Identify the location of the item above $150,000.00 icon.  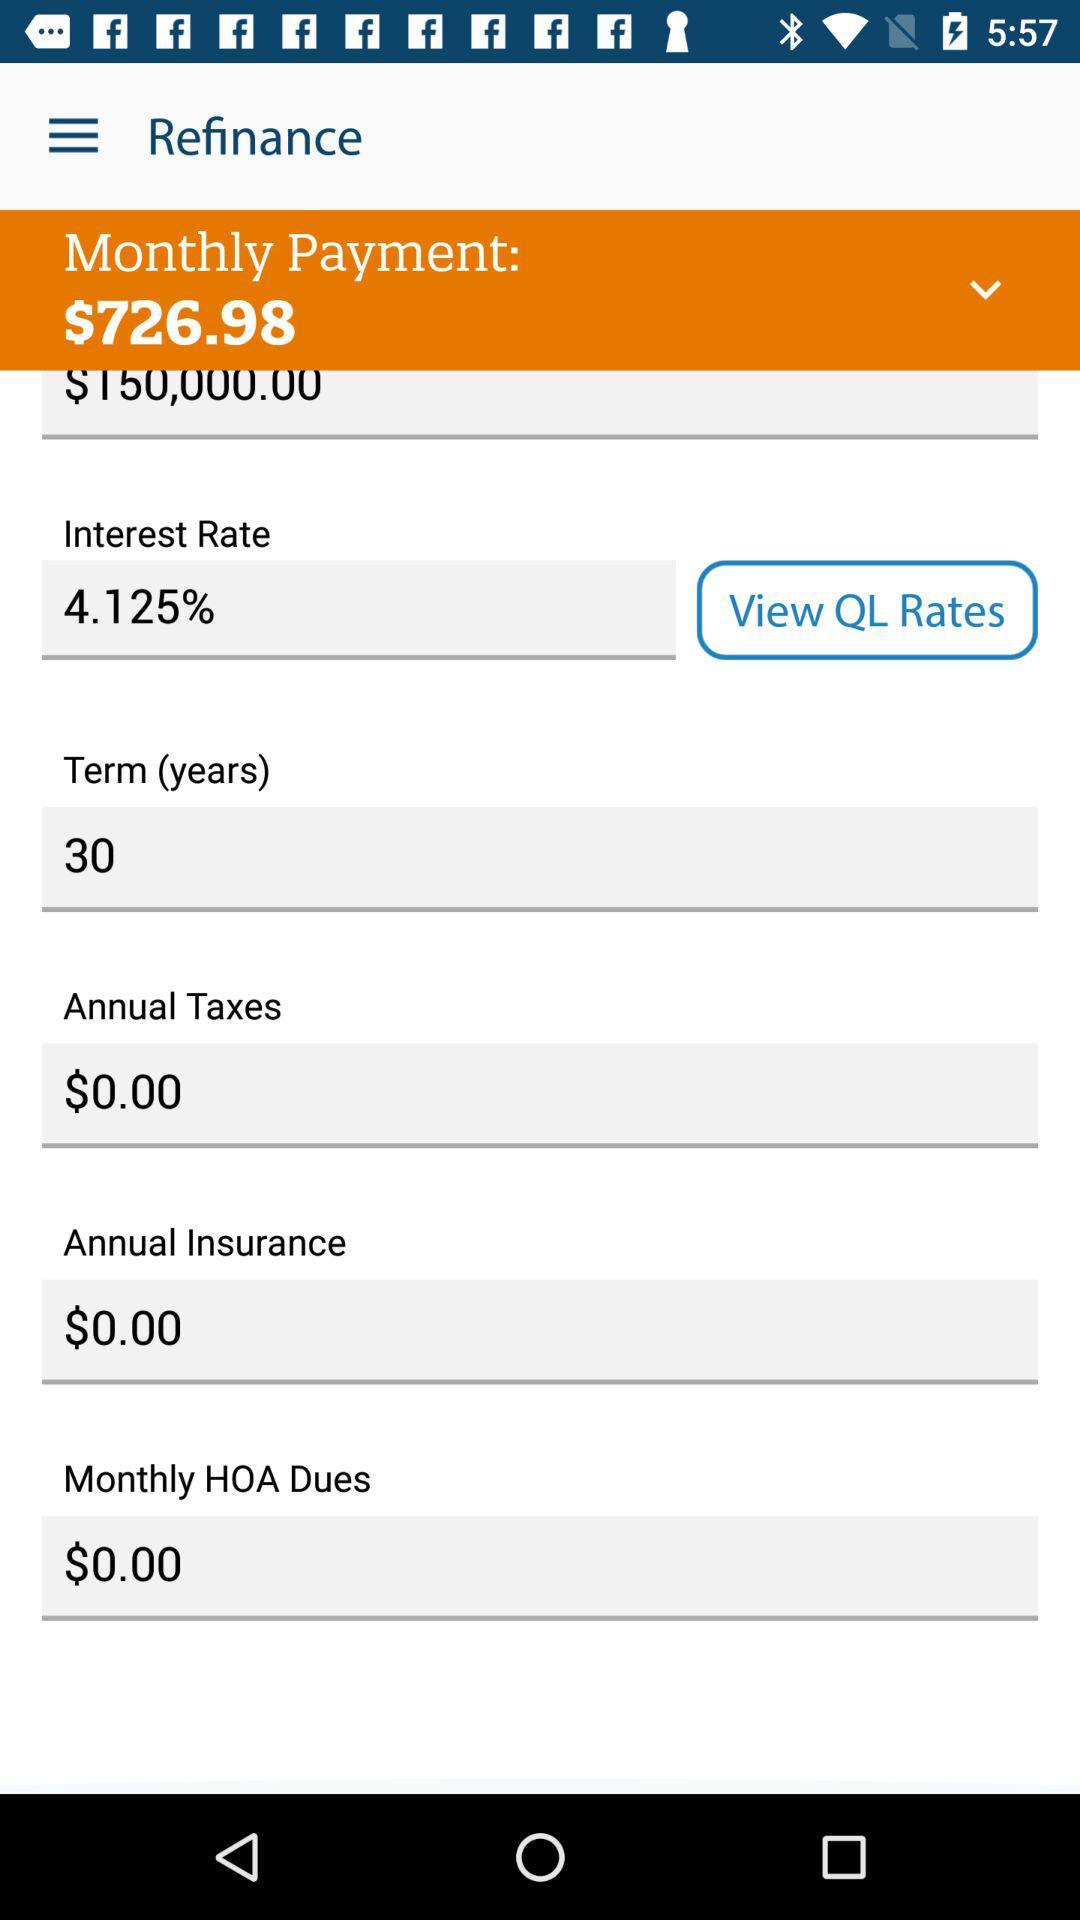
(984, 289).